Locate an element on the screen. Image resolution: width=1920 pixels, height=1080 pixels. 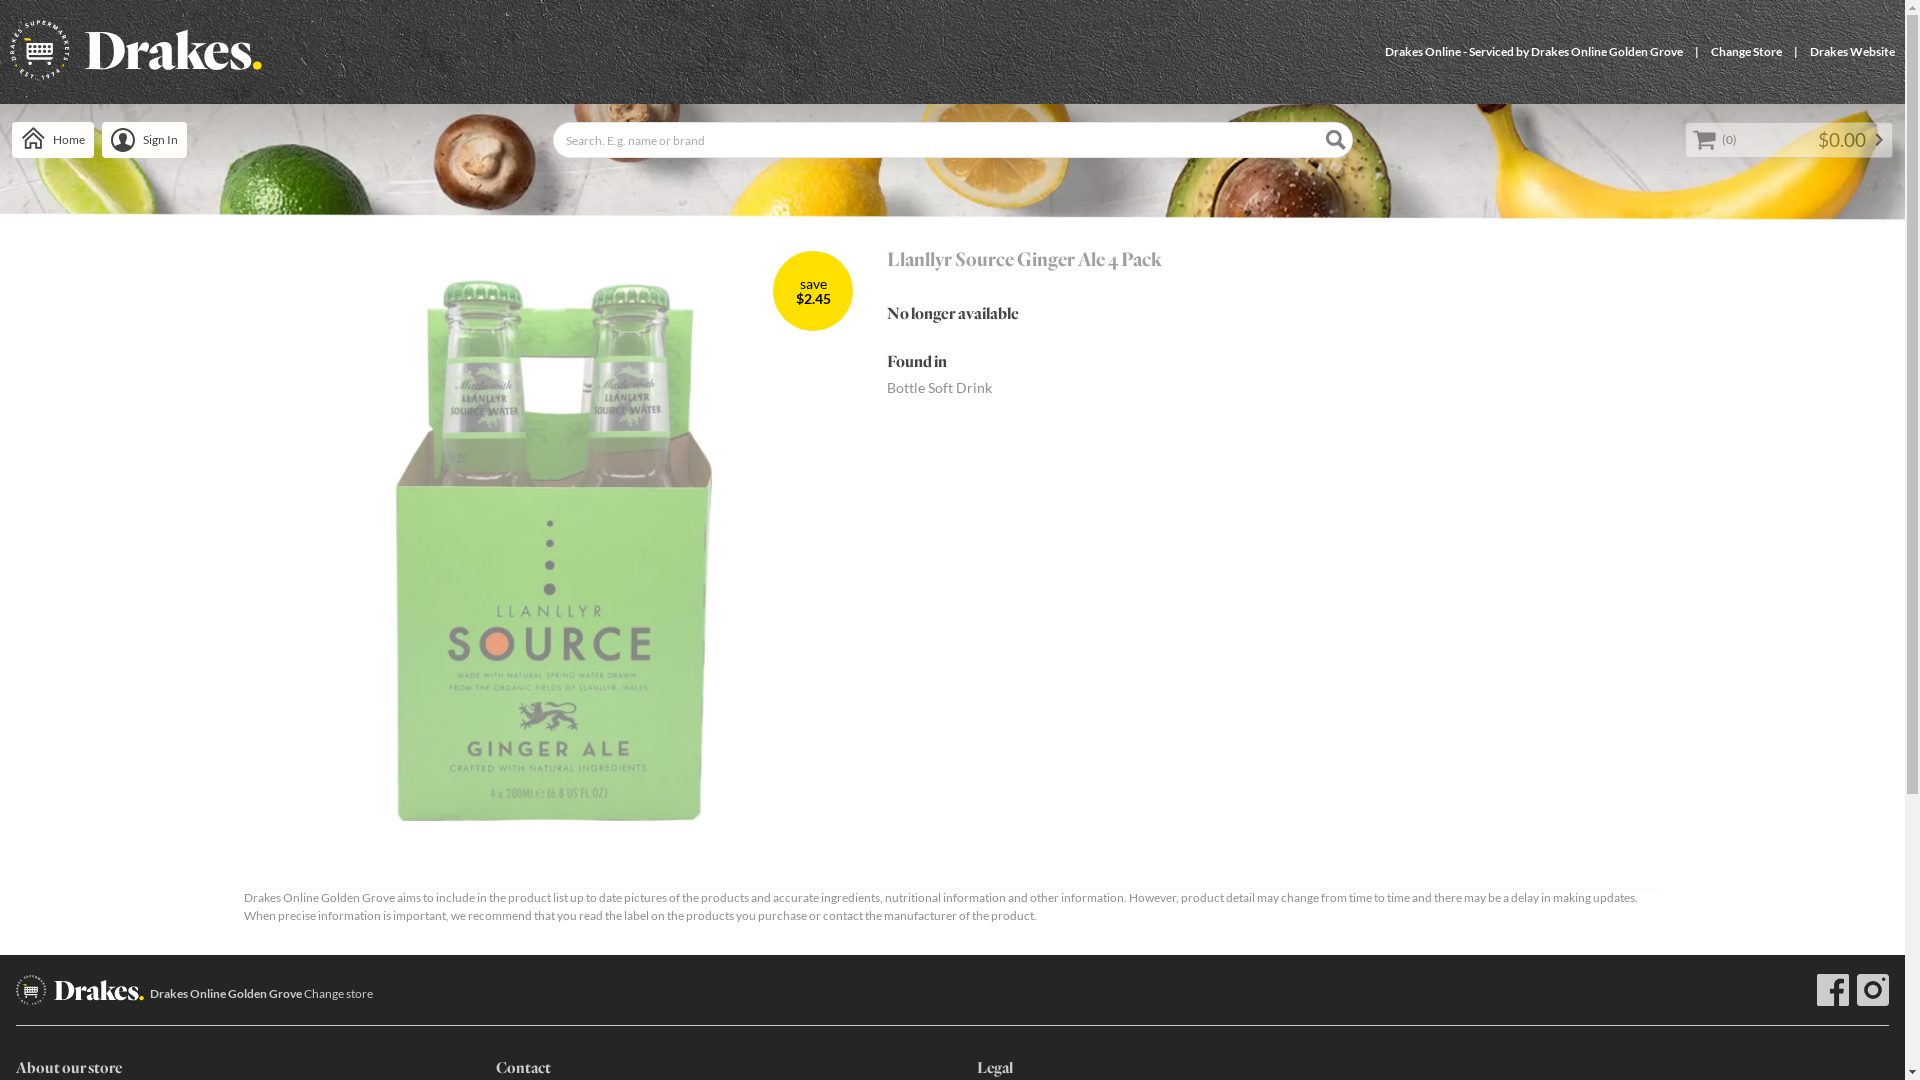
'Change Store' is located at coordinates (1745, 50).